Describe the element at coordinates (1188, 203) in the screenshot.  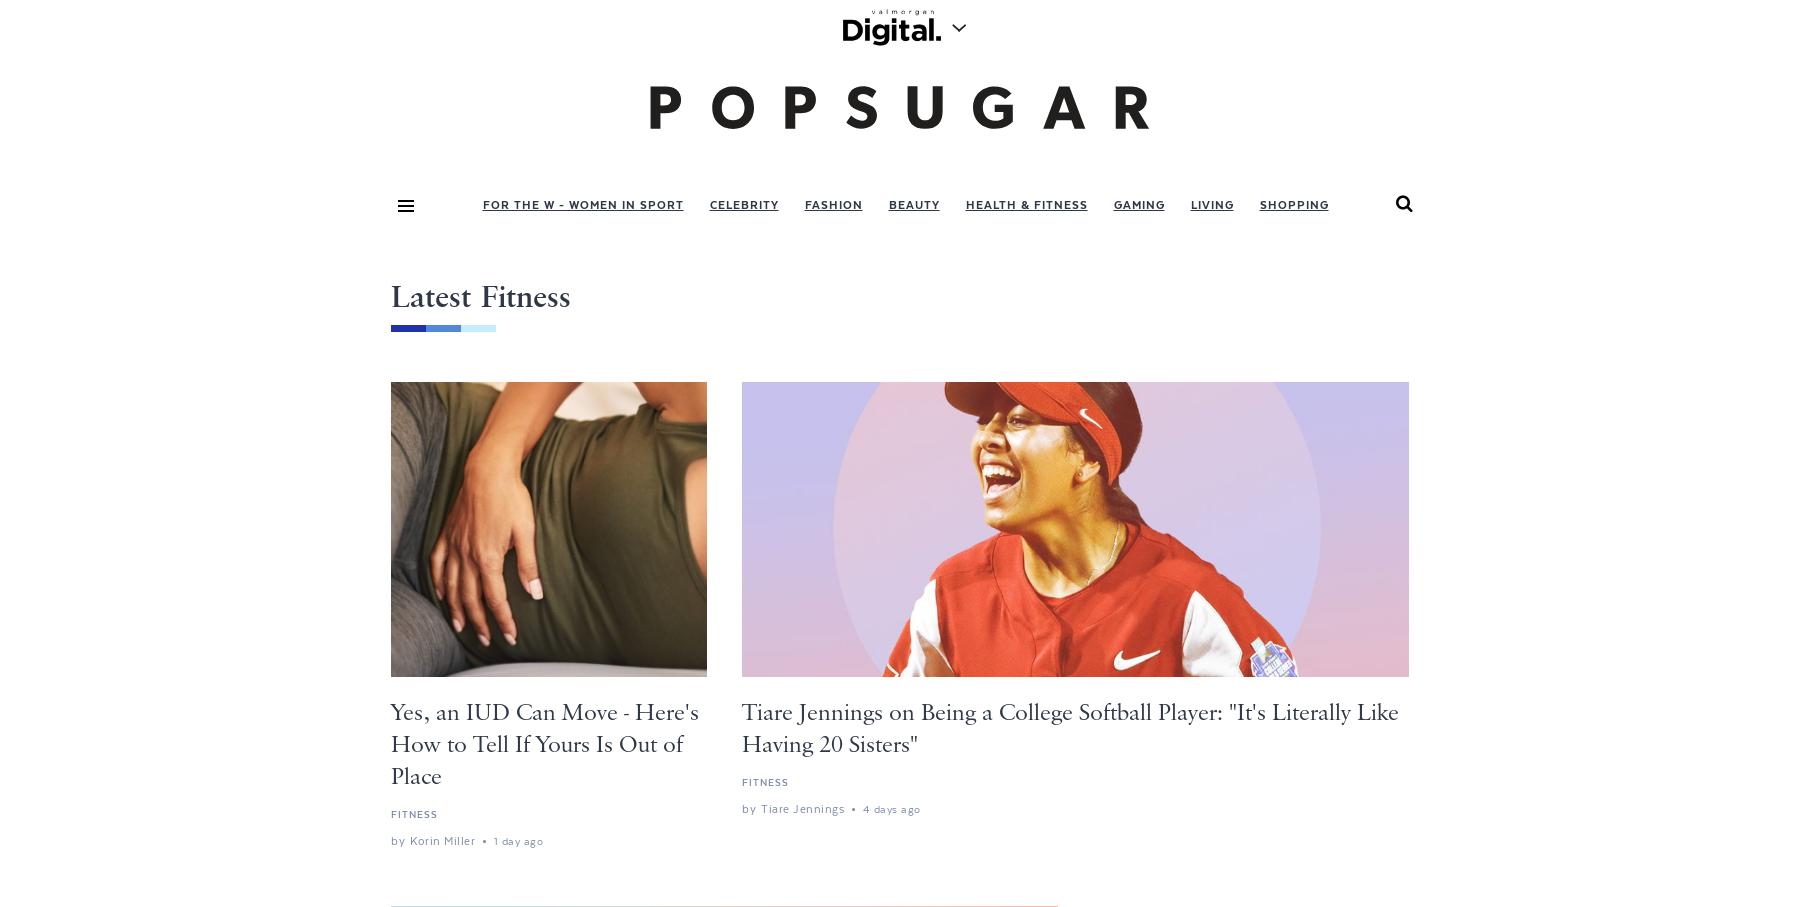
I see `'Living'` at that location.